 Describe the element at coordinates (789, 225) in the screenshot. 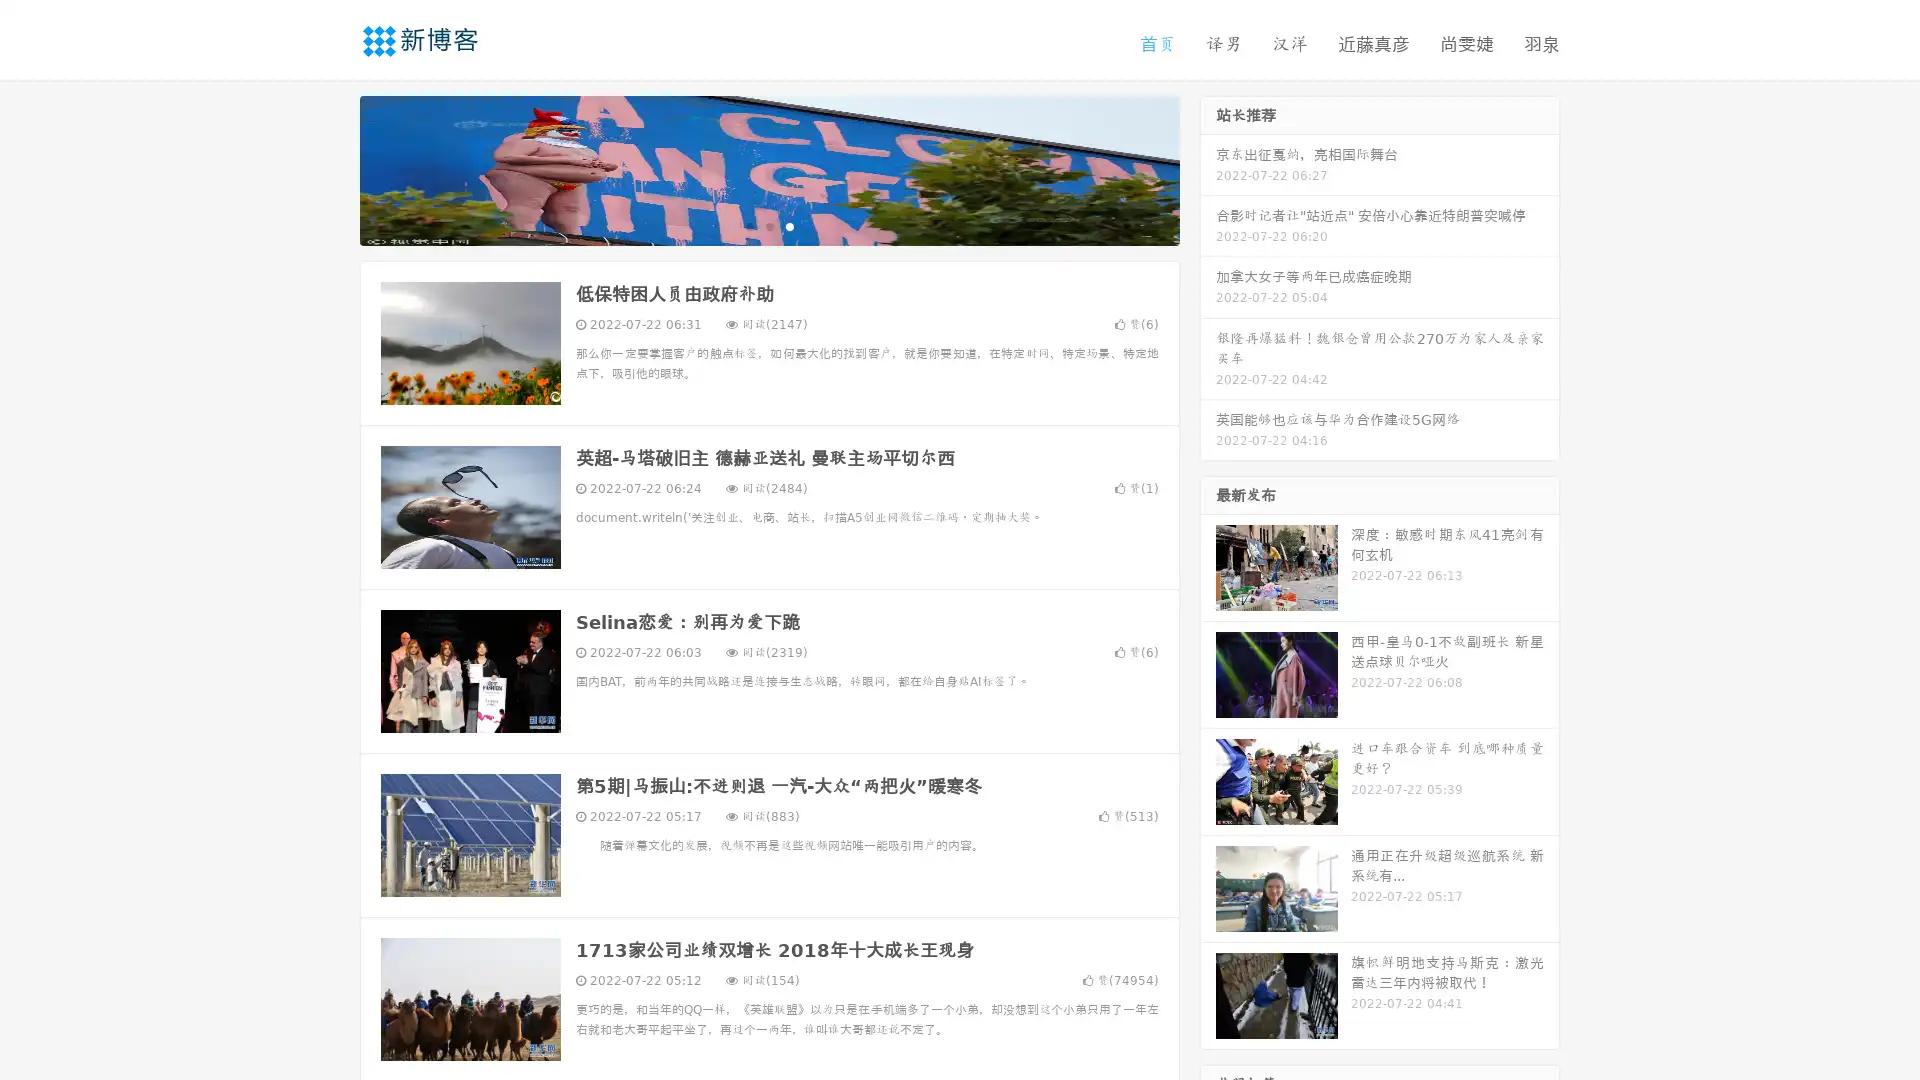

I see `Go to slide 3` at that location.